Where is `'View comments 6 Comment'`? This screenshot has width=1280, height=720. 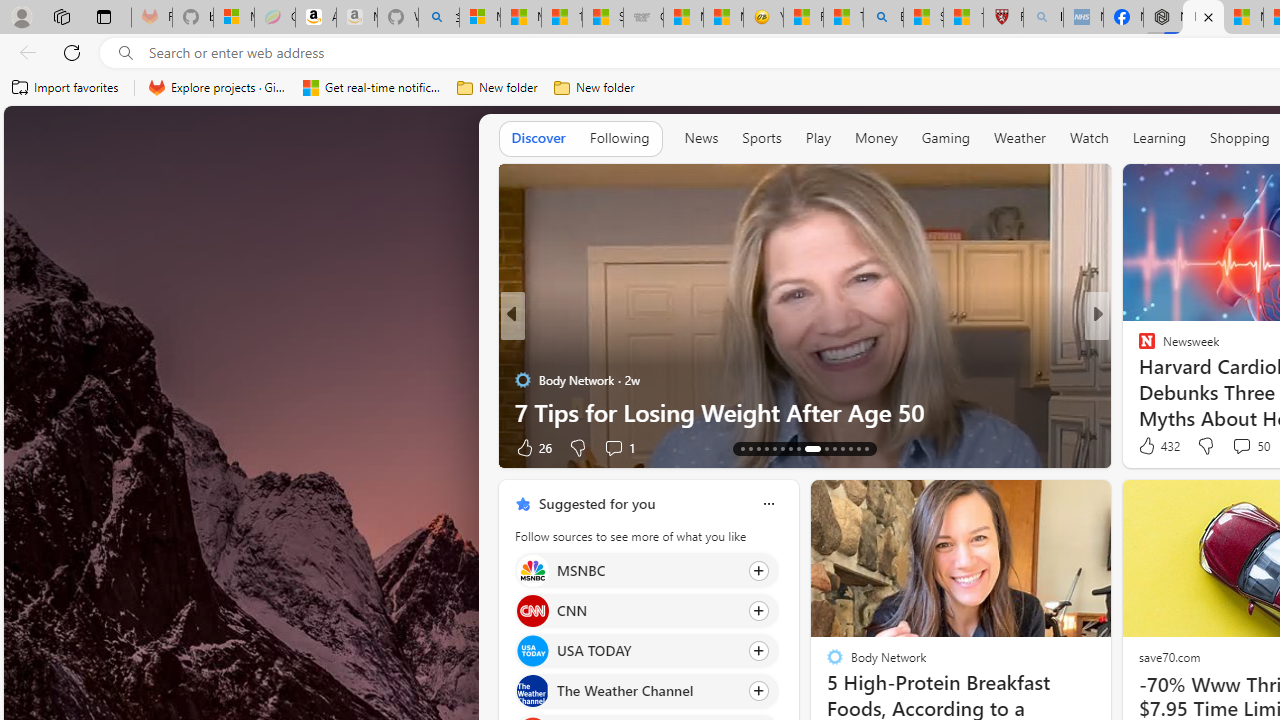
'View comments 6 Comment' is located at coordinates (1234, 446).